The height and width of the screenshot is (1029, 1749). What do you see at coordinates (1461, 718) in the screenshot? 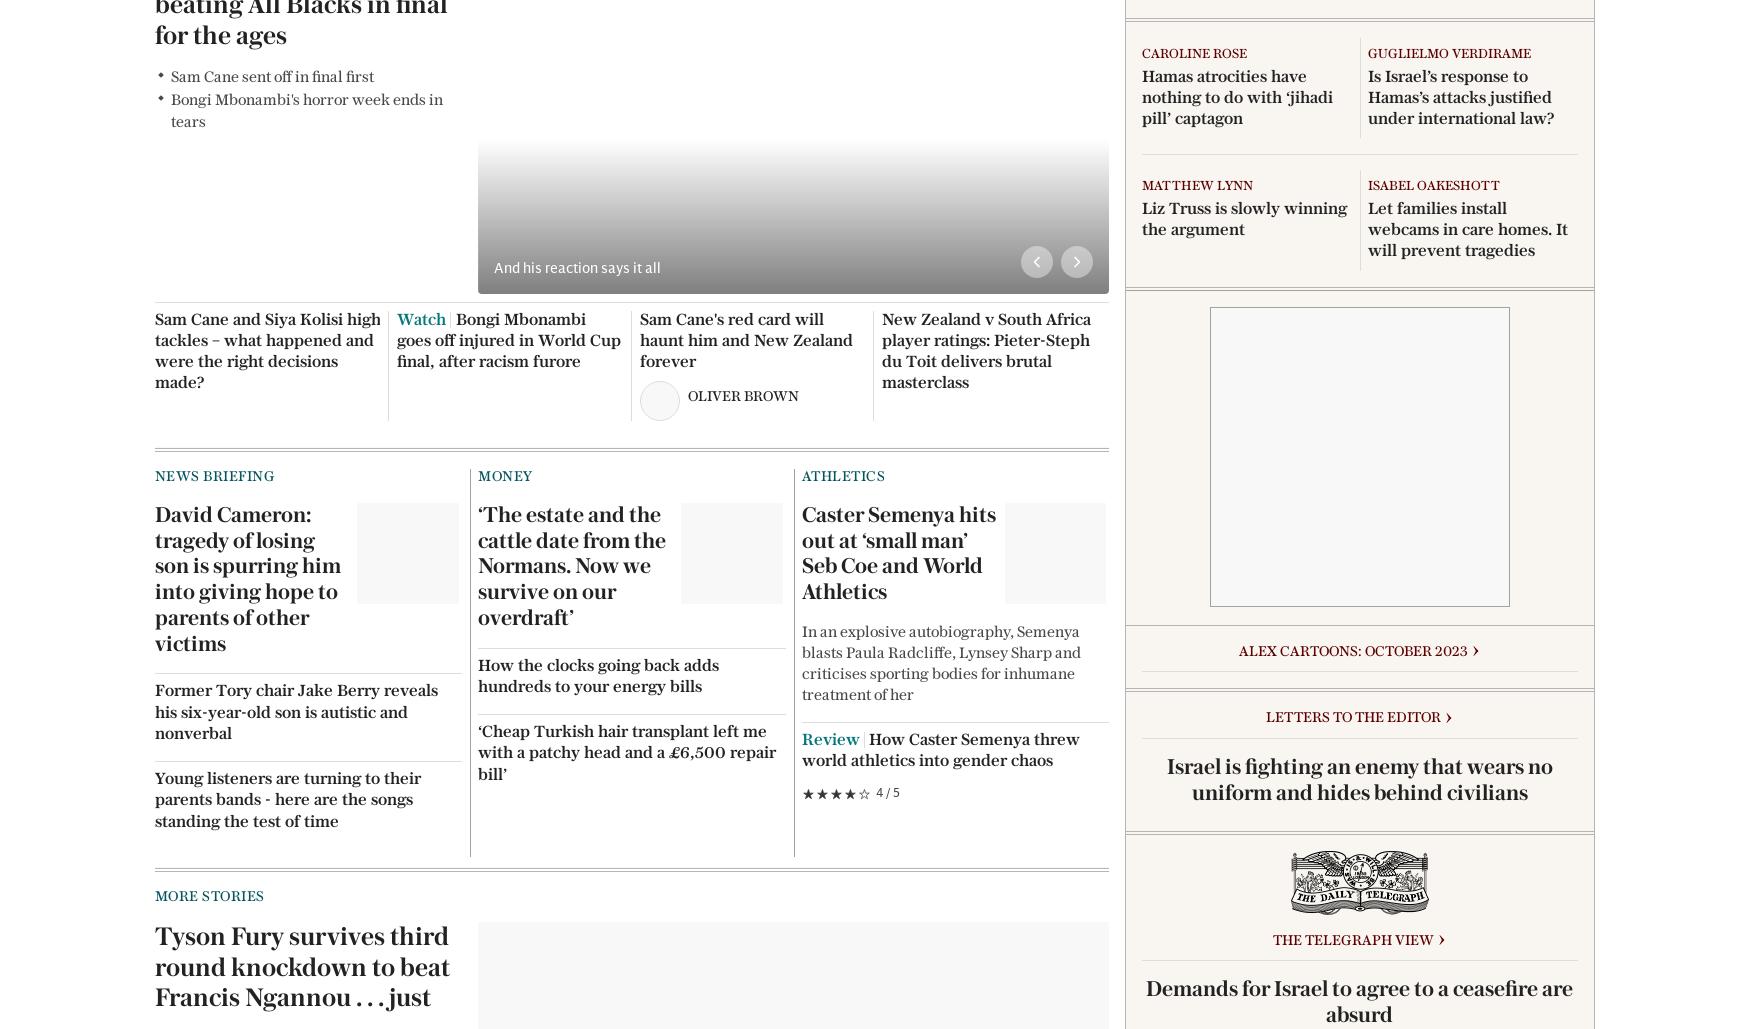
I see `'The 13 best mattresses of 2023 tried and tested at home, including hybrid mattresses'` at bounding box center [1461, 718].